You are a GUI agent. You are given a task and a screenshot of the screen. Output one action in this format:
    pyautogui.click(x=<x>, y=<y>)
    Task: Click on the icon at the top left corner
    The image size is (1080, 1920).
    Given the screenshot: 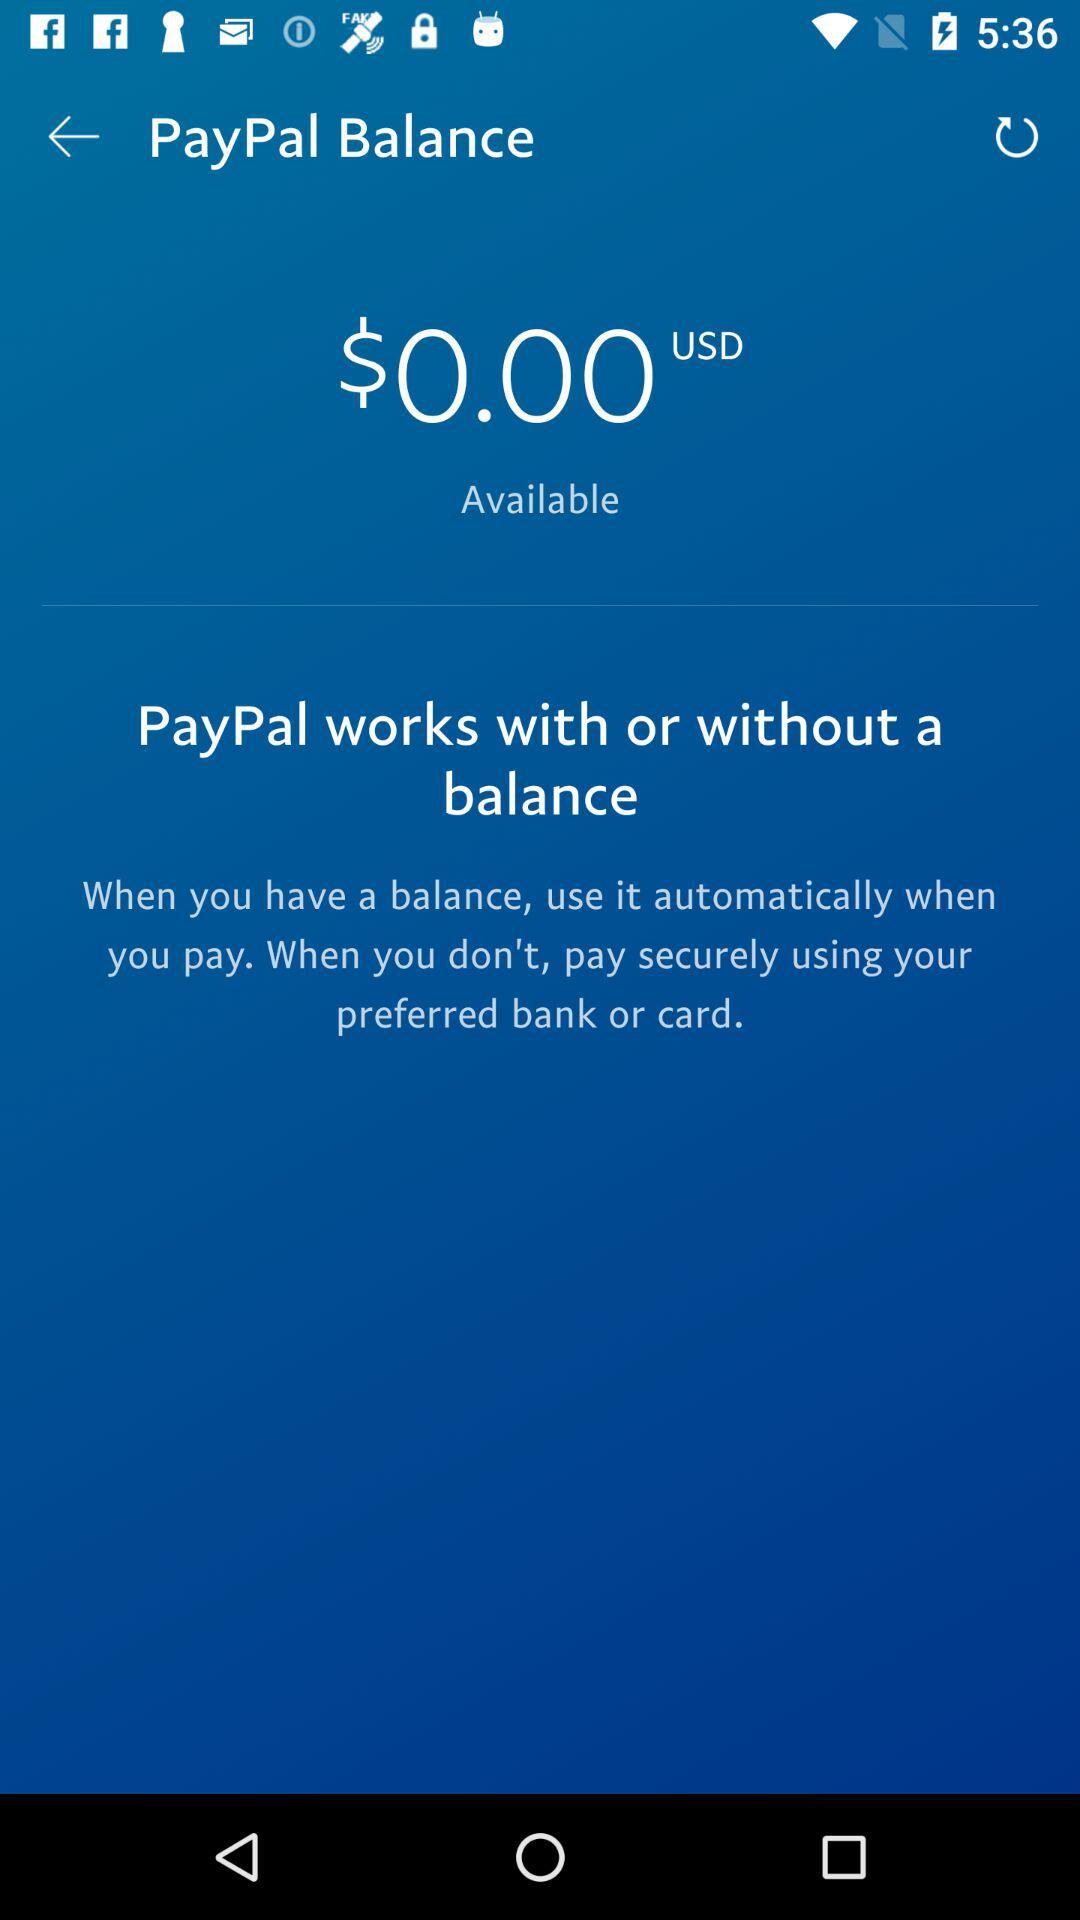 What is the action you would take?
    pyautogui.click(x=72, y=135)
    